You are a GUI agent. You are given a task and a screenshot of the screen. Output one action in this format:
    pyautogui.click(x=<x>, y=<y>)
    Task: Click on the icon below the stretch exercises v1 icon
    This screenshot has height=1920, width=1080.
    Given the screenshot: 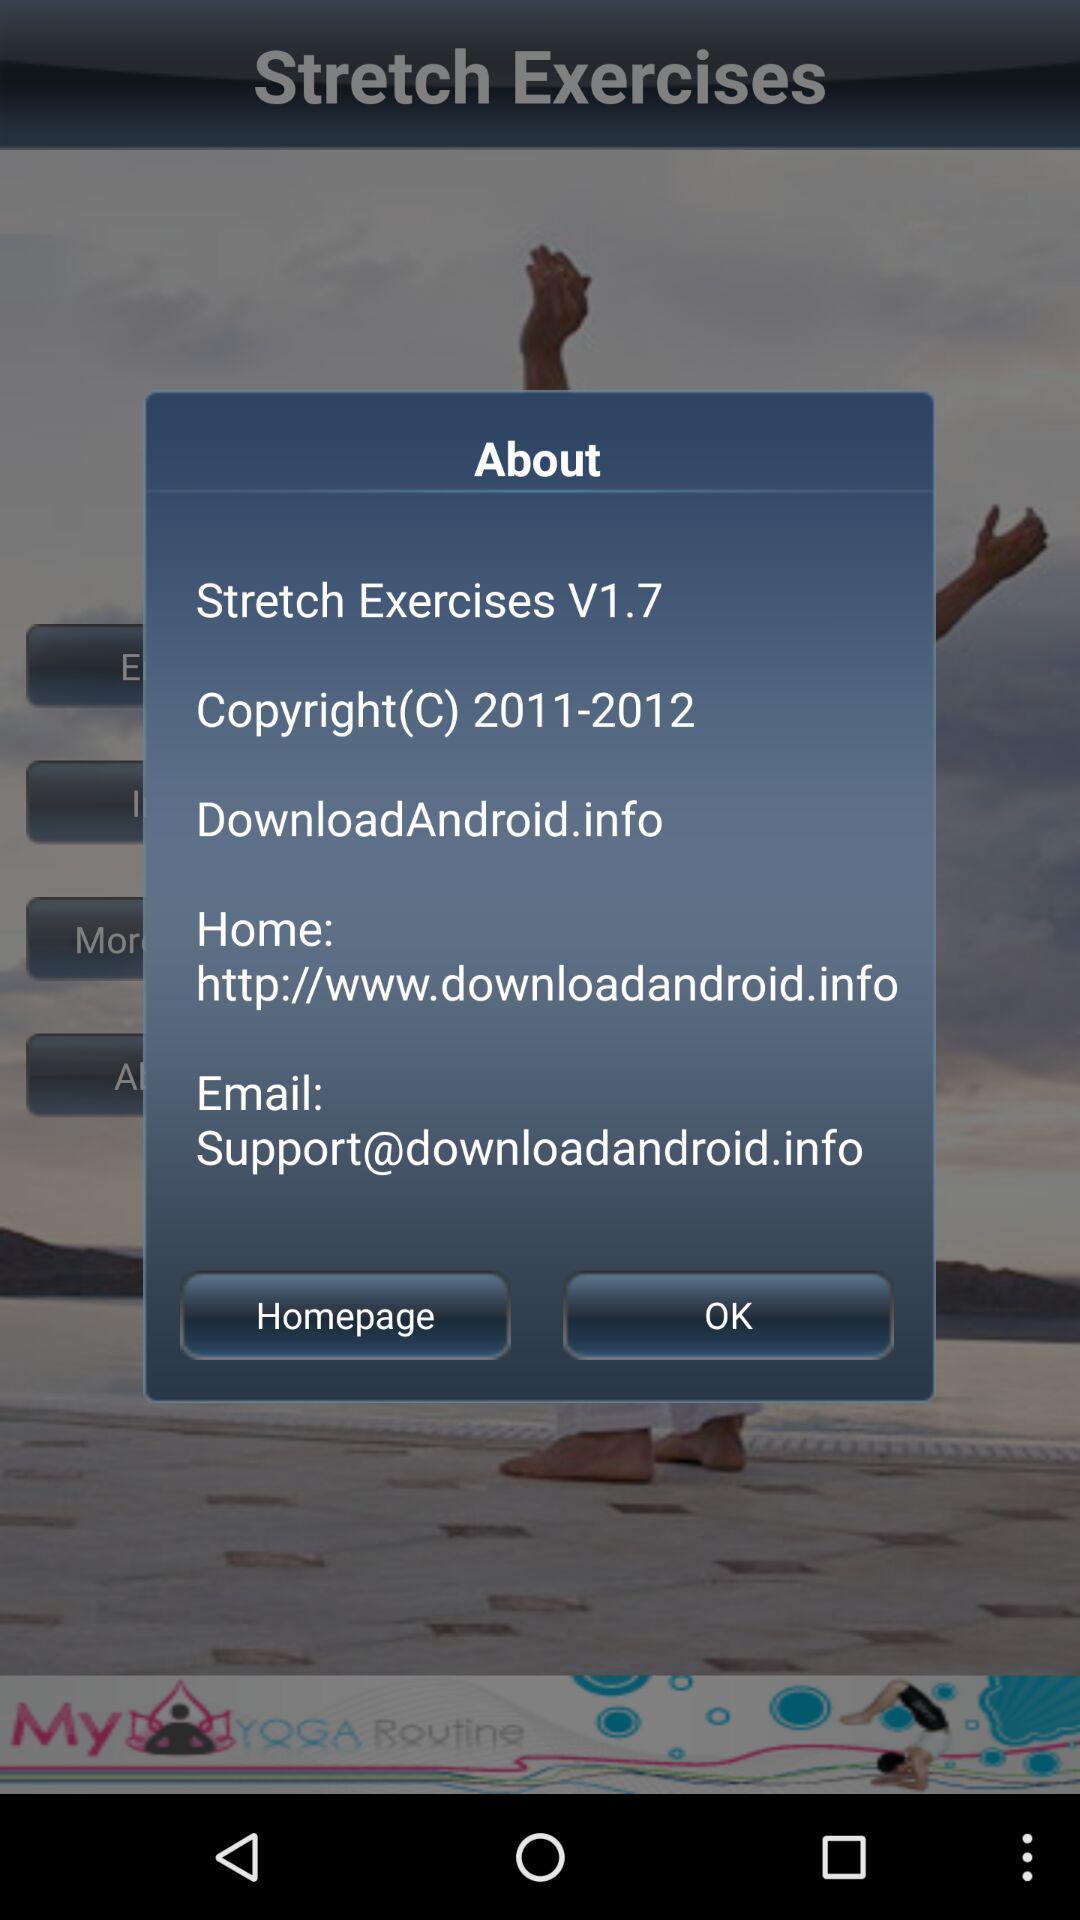 What is the action you would take?
    pyautogui.click(x=728, y=1315)
    